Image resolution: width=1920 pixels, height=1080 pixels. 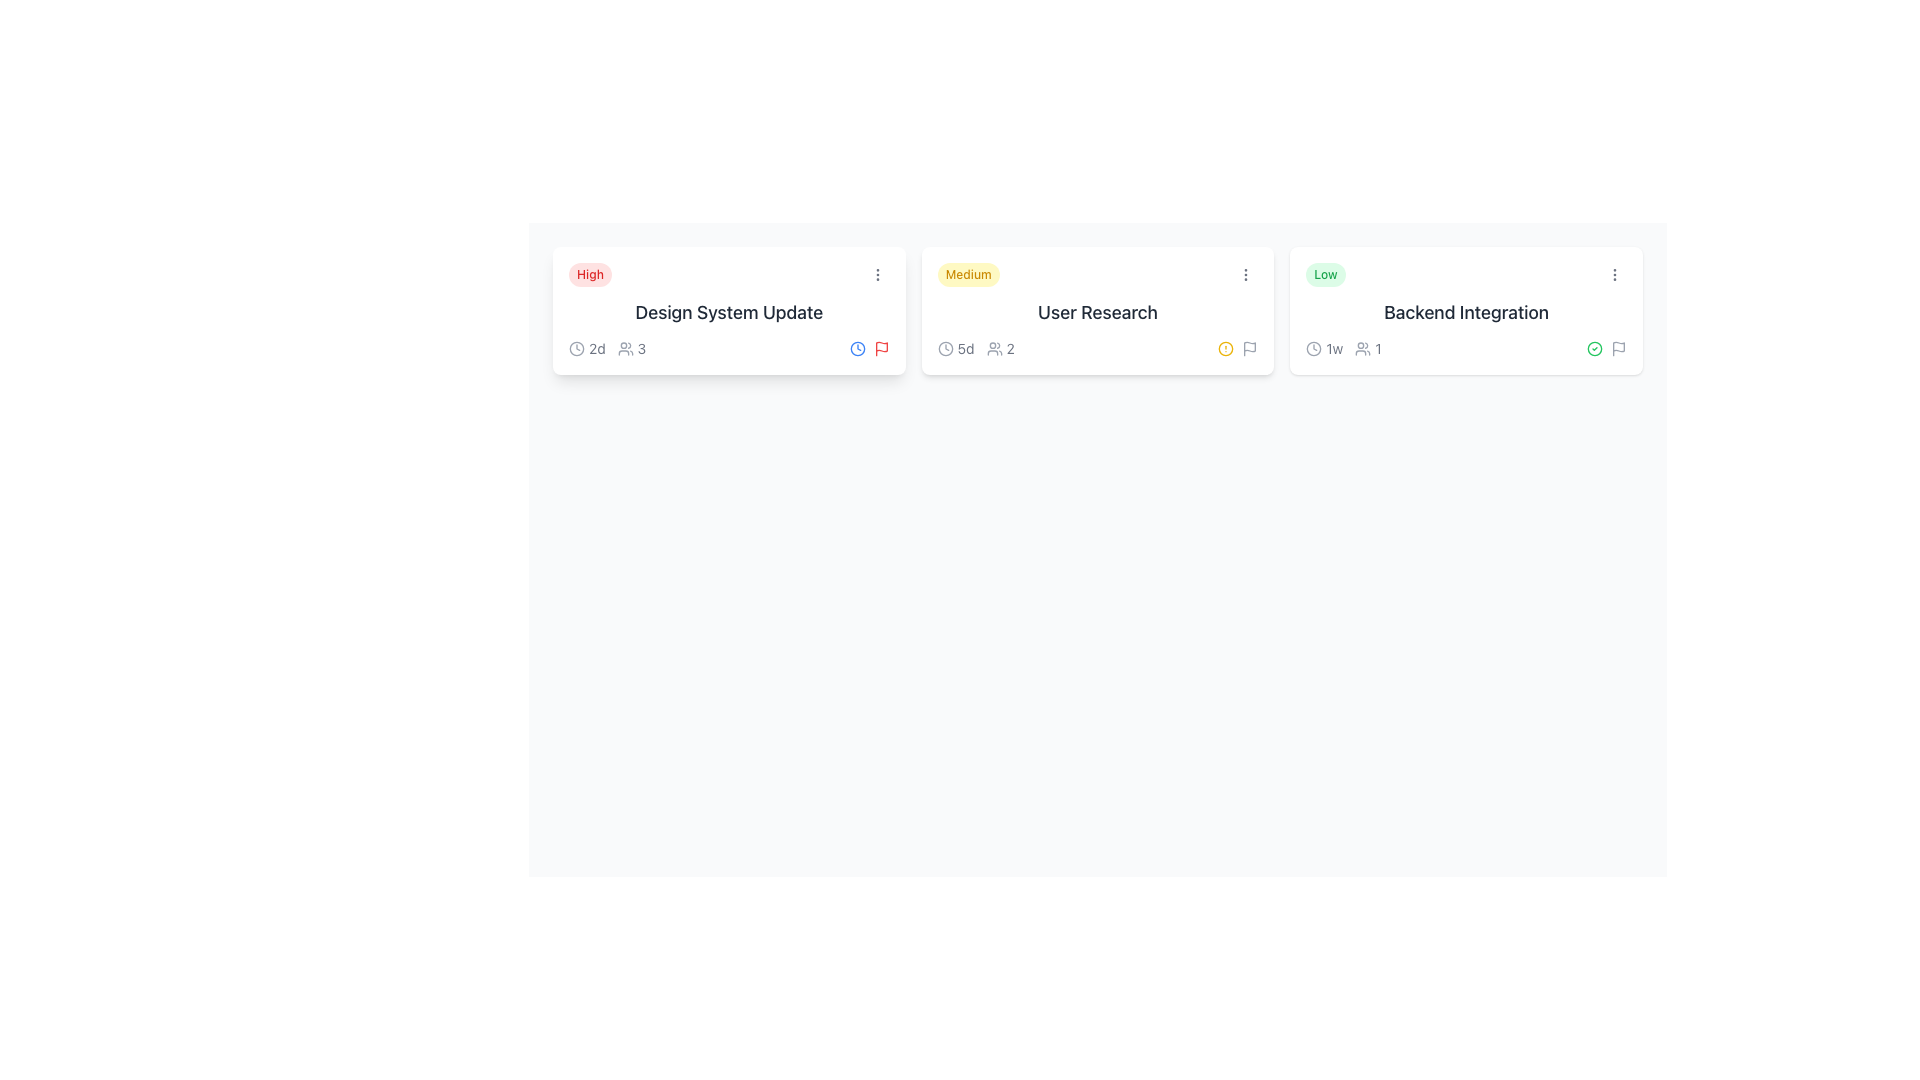 What do you see at coordinates (1010, 347) in the screenshot?
I see `the numeral '2' element styled in small gray text located on the far right of the user icon within the User Research card` at bounding box center [1010, 347].